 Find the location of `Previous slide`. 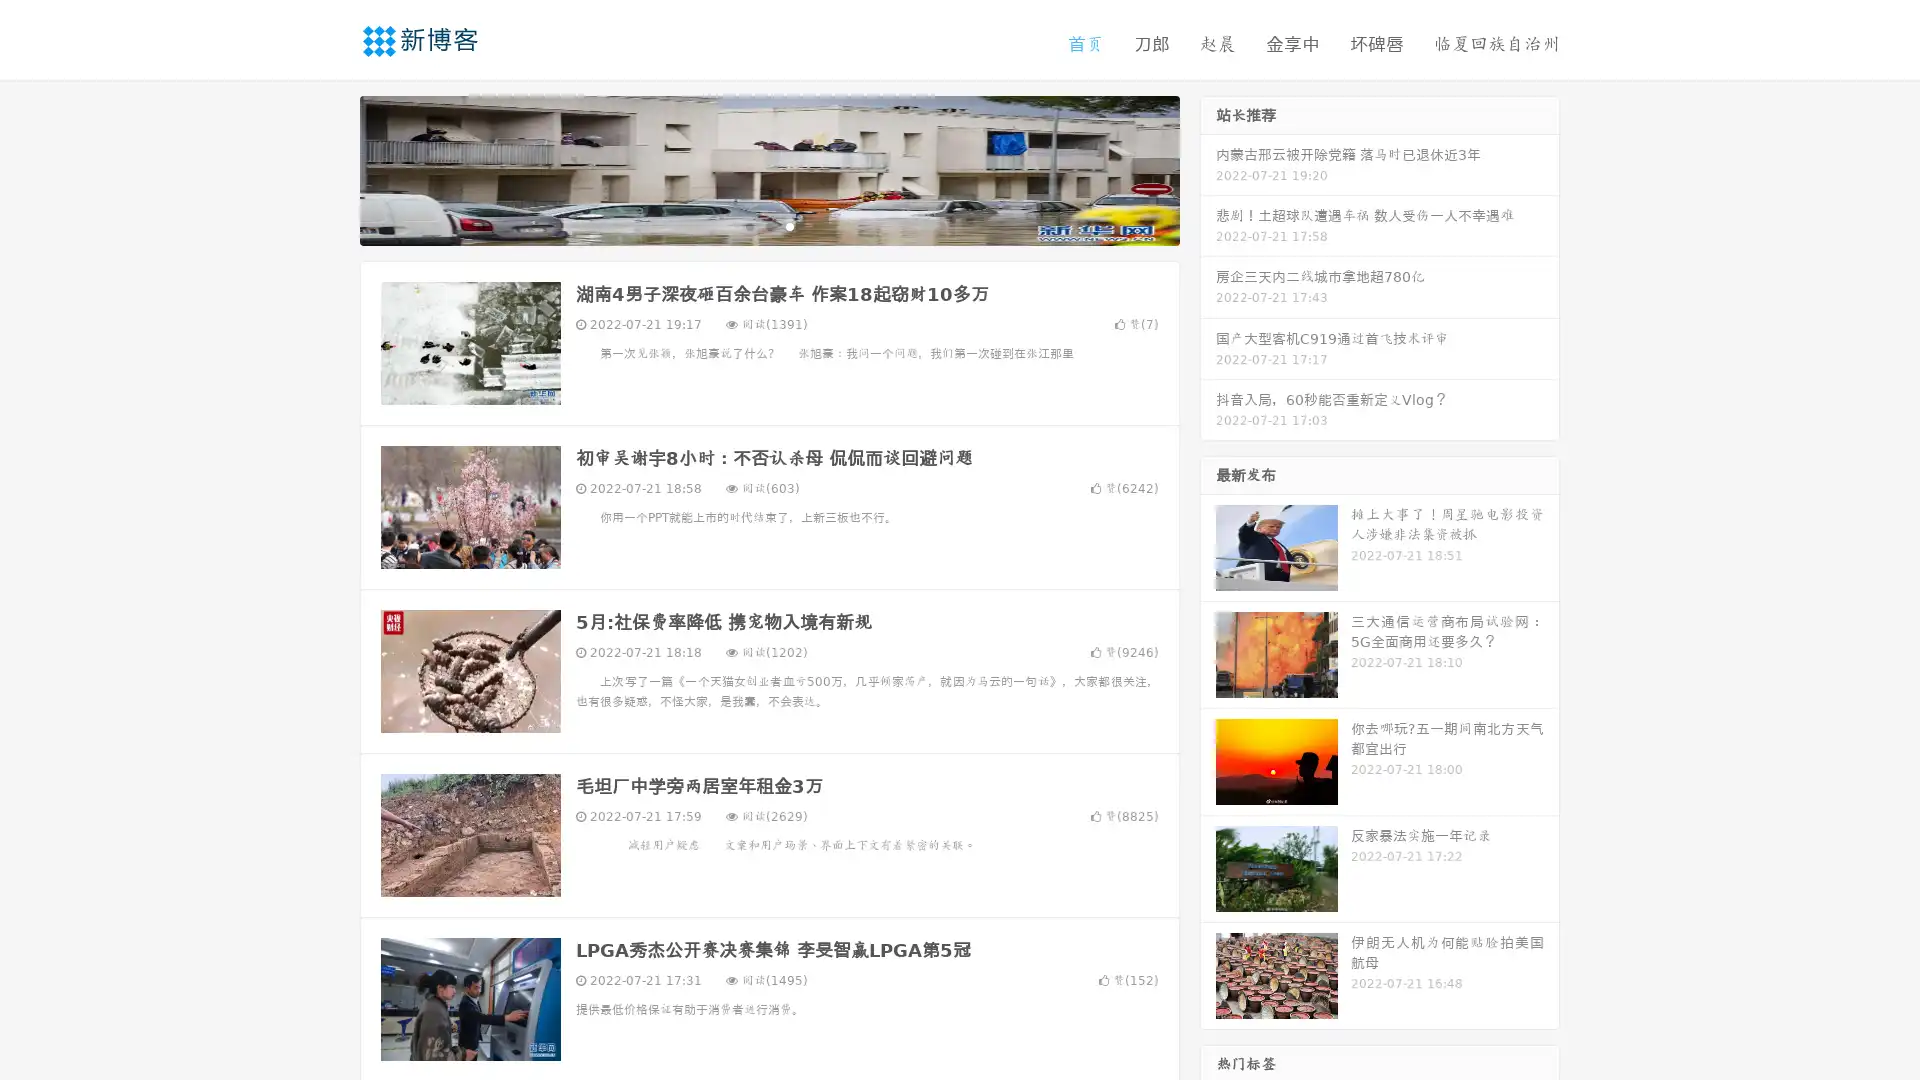

Previous slide is located at coordinates (330, 168).